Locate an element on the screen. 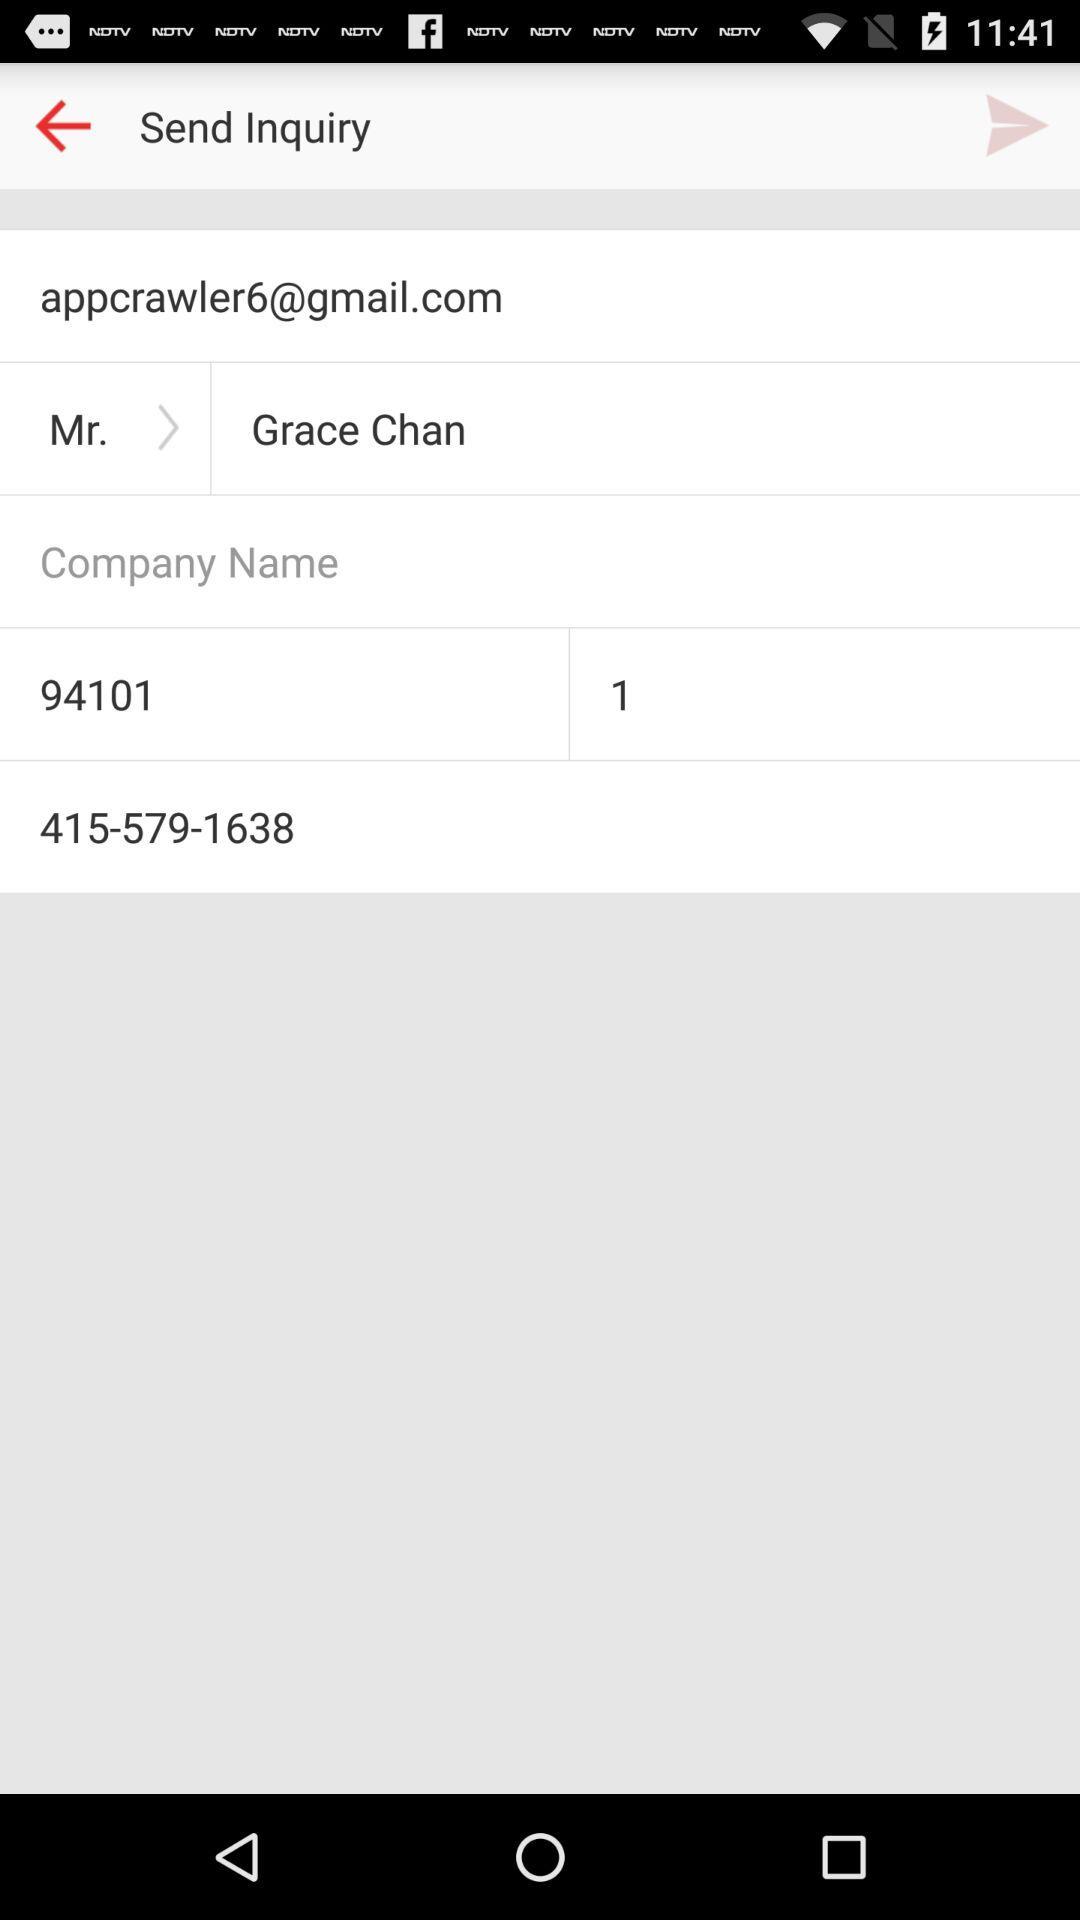  type your company name is located at coordinates (540, 560).